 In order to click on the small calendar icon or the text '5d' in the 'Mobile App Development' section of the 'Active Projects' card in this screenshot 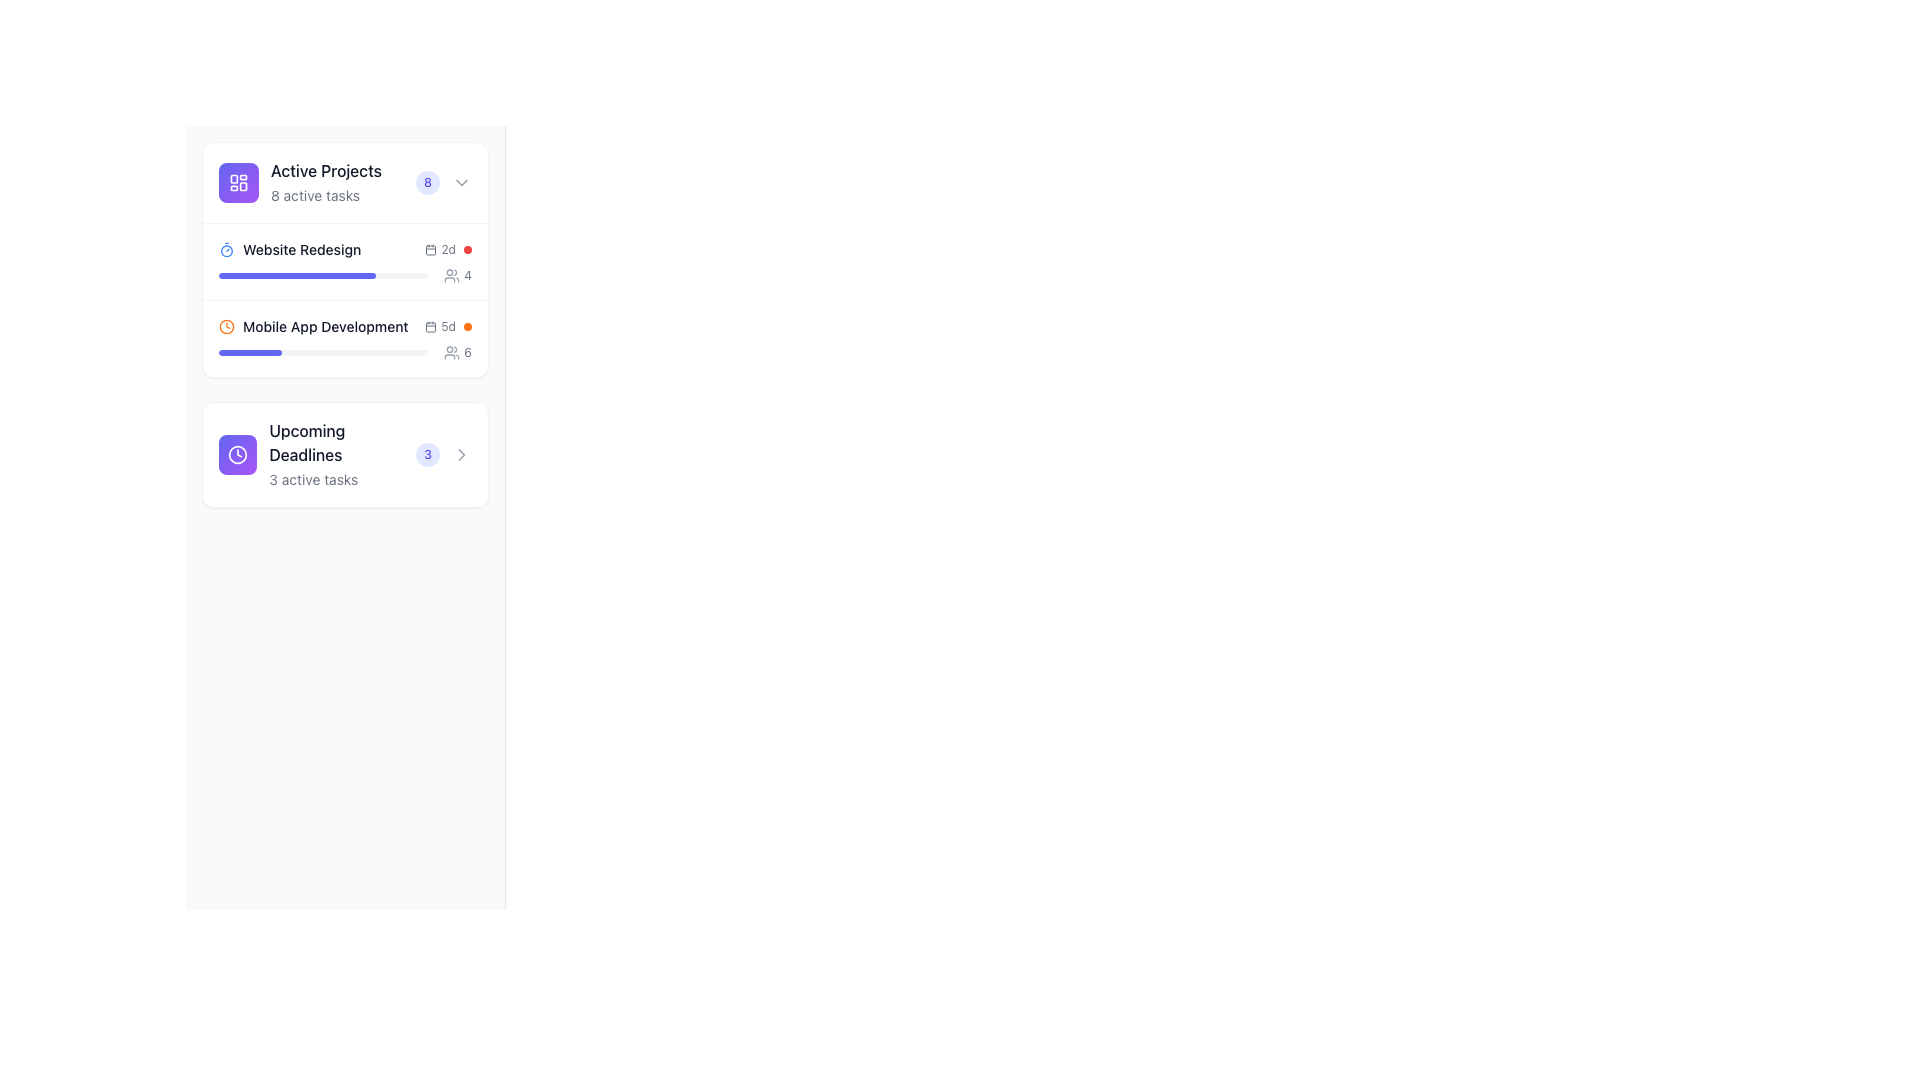, I will do `click(447, 326)`.